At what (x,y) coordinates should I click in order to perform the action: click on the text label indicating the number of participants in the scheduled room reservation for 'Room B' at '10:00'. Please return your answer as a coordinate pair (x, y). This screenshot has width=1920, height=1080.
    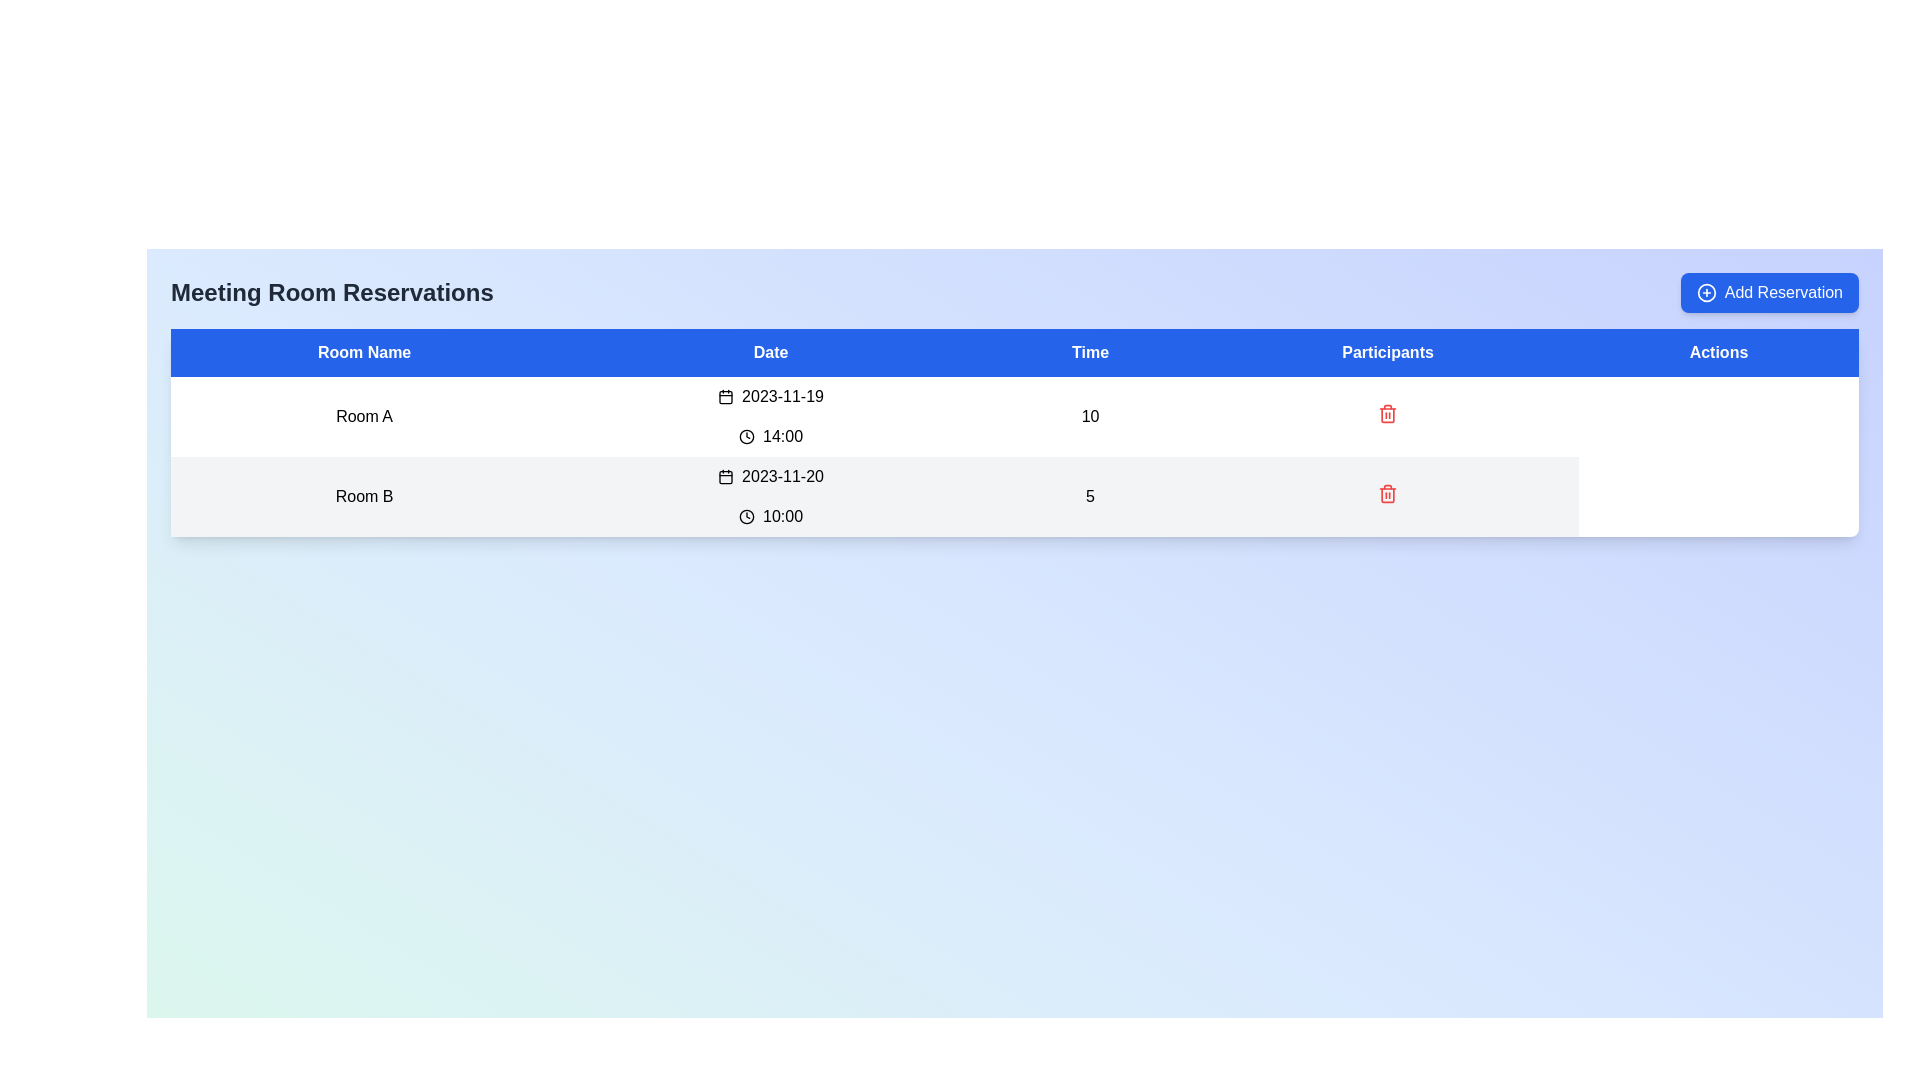
    Looking at the image, I should click on (1089, 496).